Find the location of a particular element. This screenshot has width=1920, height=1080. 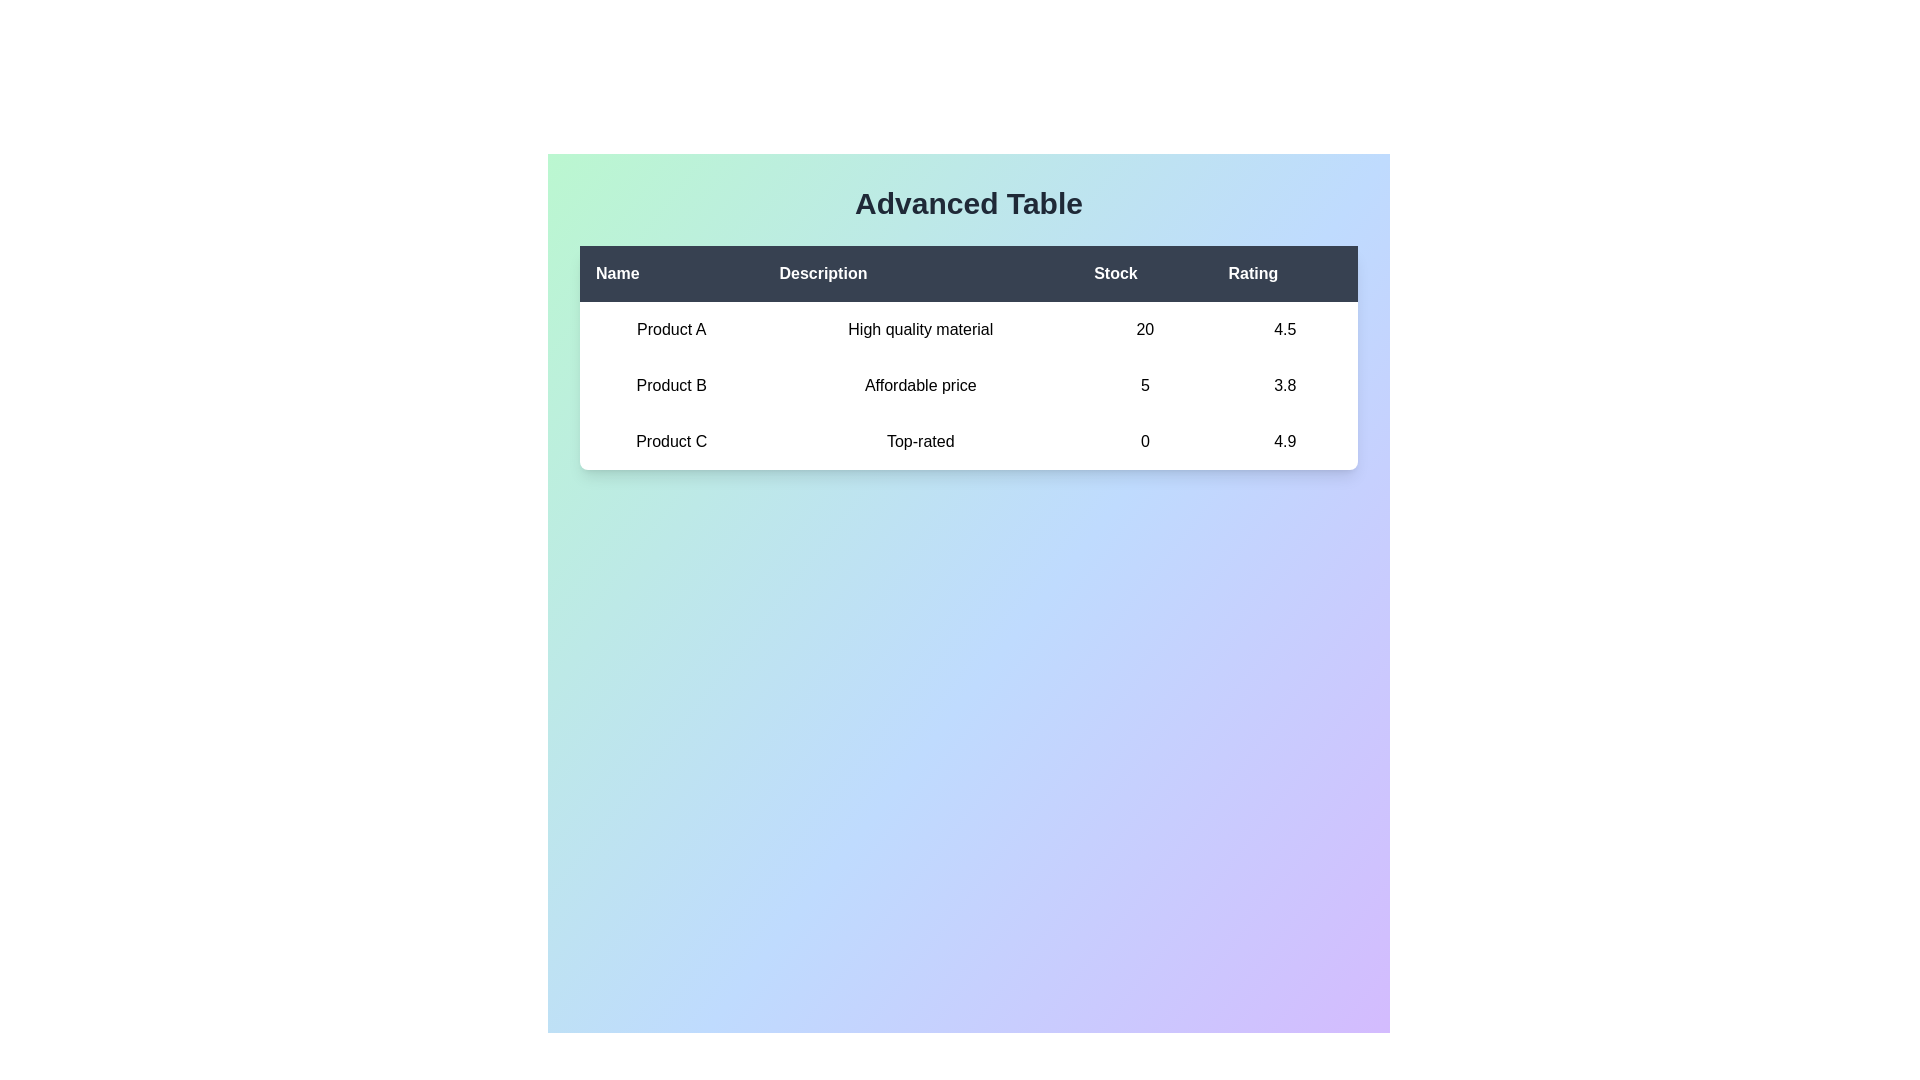

a row in the product information table is located at coordinates (969, 357).